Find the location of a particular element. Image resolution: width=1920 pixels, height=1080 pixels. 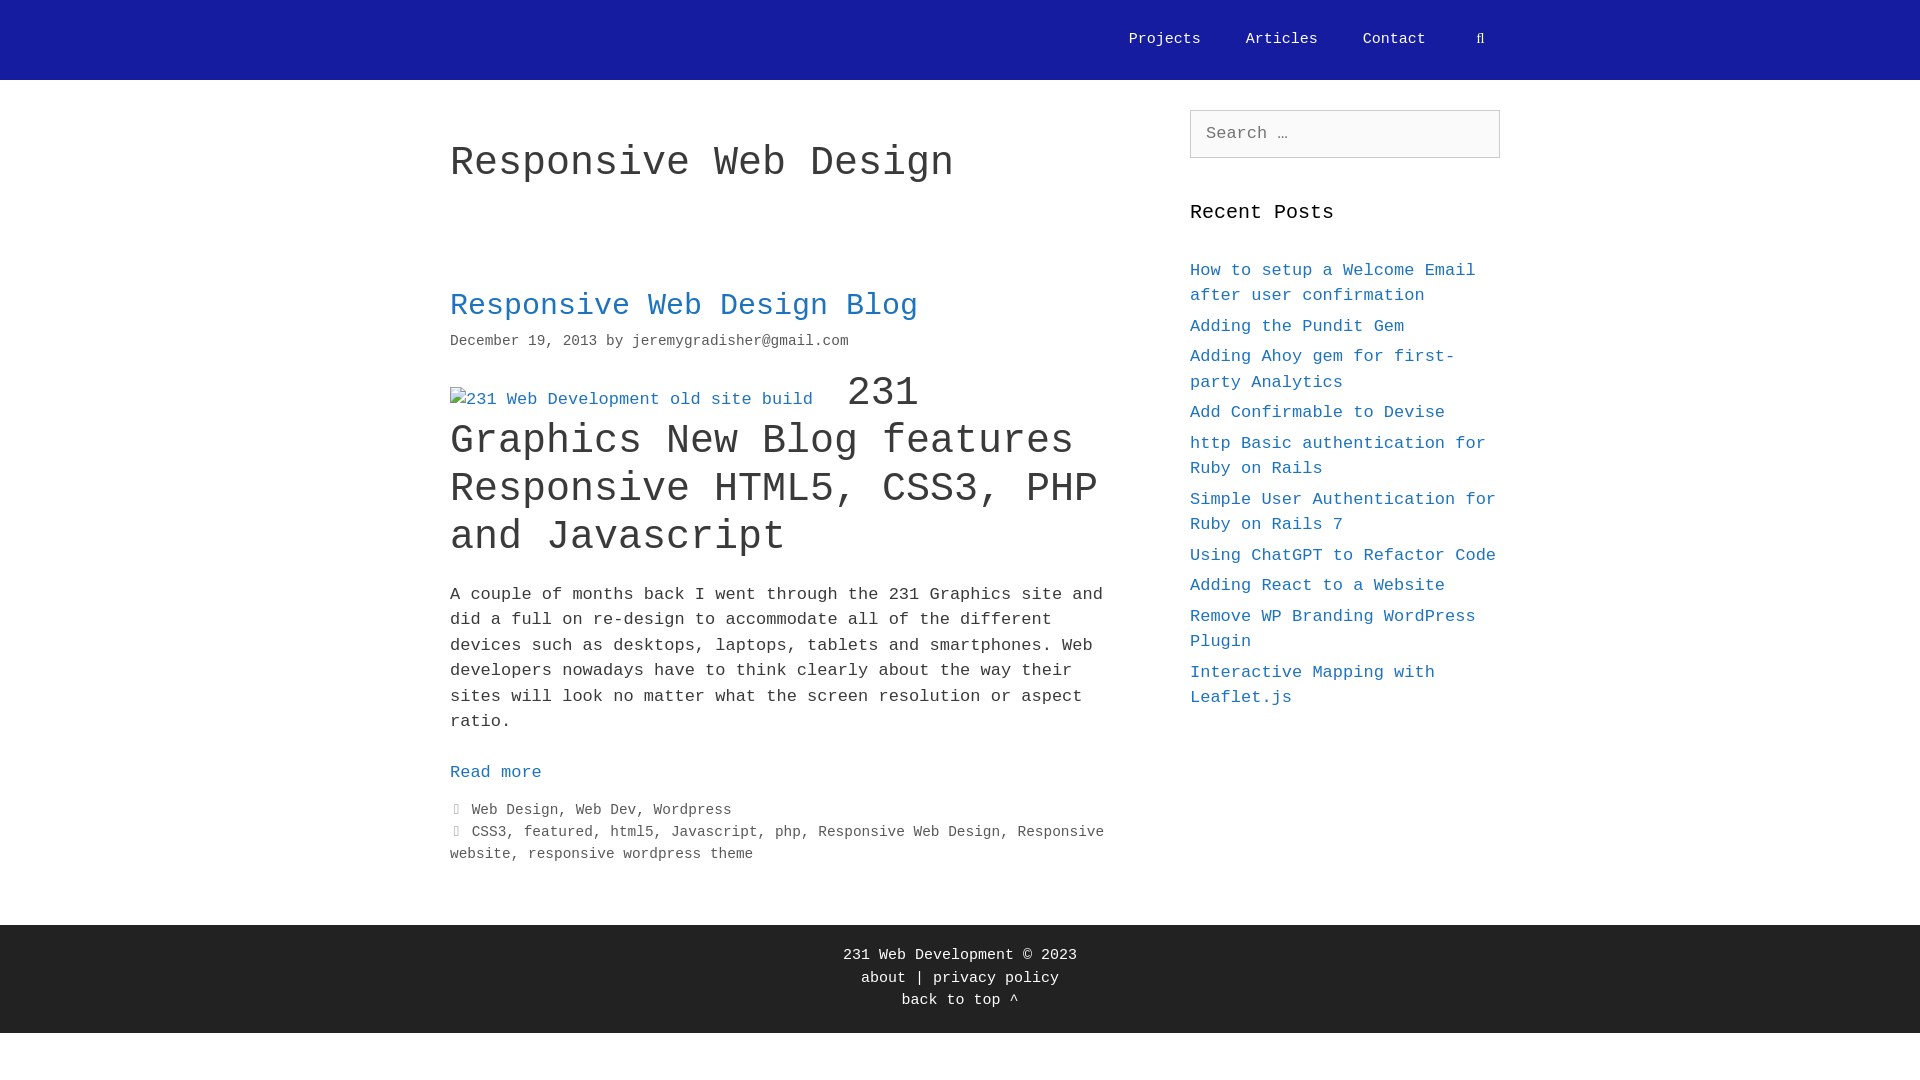

'CSS3' is located at coordinates (489, 832).